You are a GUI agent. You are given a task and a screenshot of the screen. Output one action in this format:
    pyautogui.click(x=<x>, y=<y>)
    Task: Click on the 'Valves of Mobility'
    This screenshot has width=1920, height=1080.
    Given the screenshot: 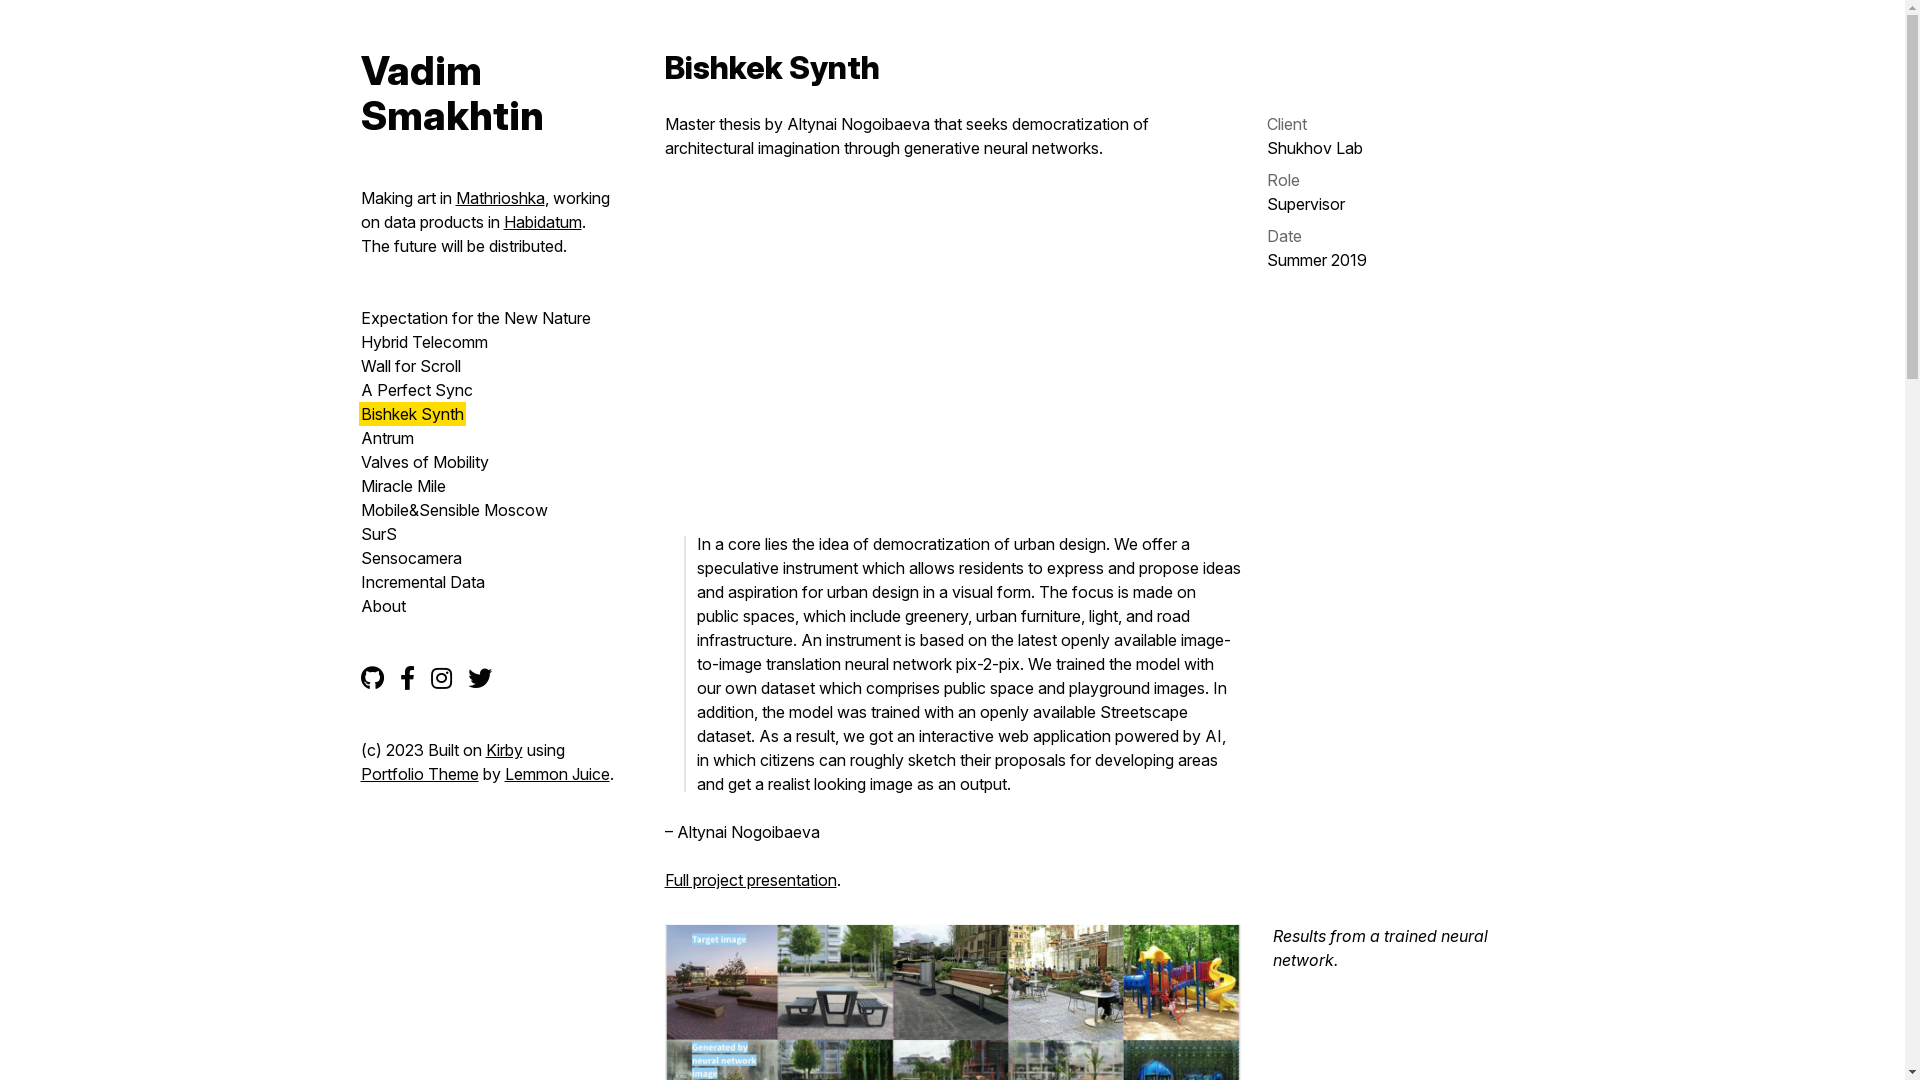 What is the action you would take?
    pyautogui.click(x=358, y=462)
    